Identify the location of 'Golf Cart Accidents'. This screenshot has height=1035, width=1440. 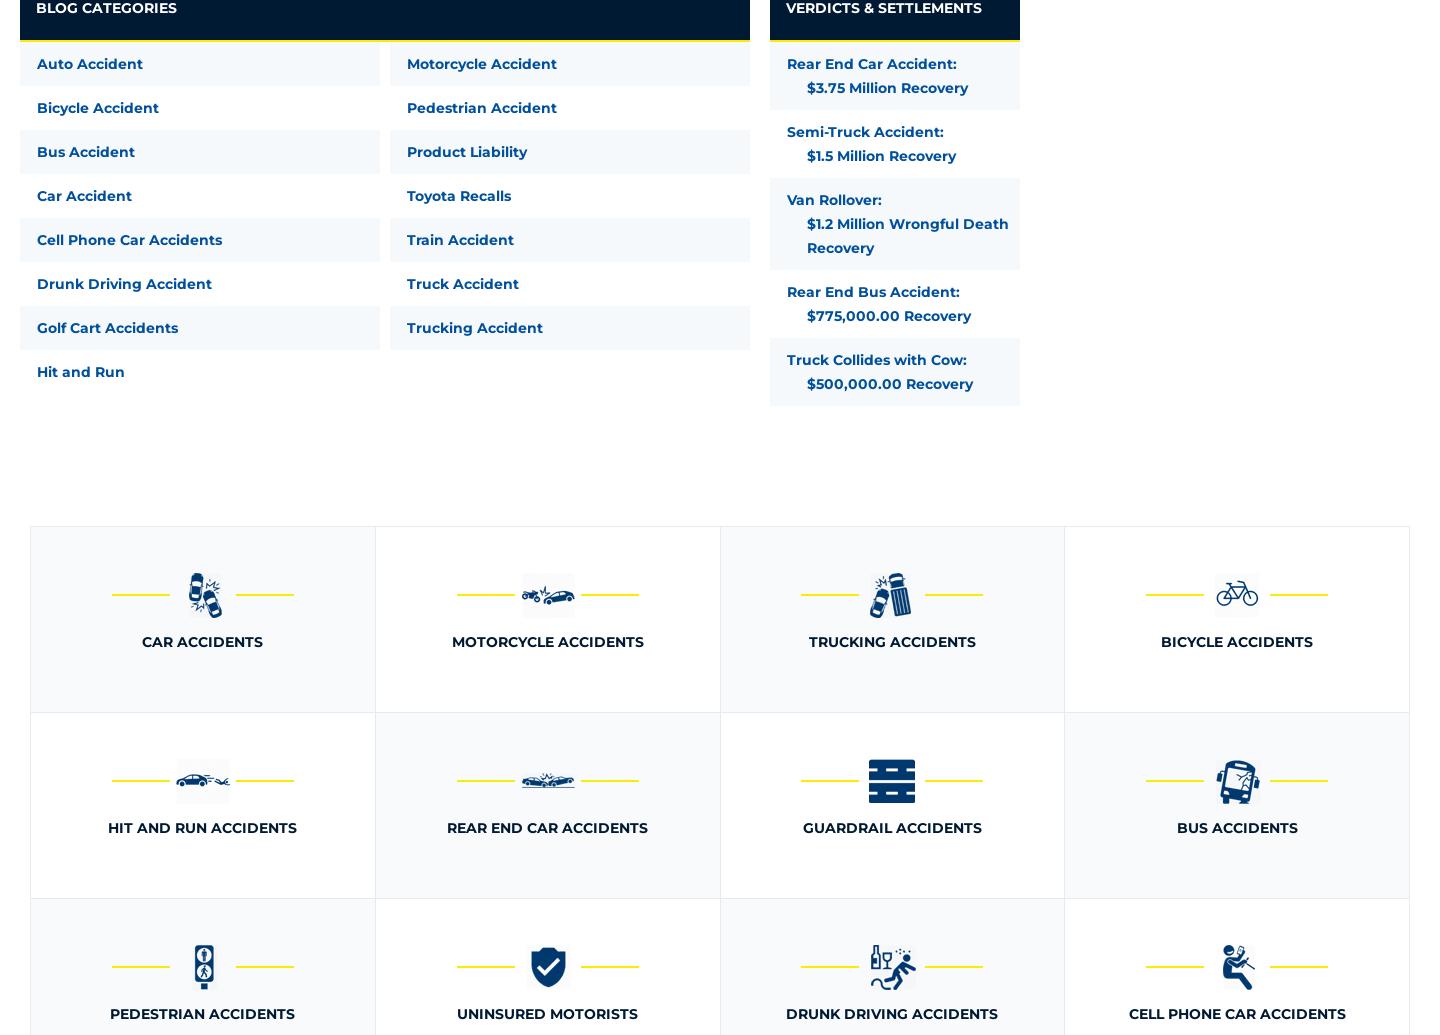
(107, 327).